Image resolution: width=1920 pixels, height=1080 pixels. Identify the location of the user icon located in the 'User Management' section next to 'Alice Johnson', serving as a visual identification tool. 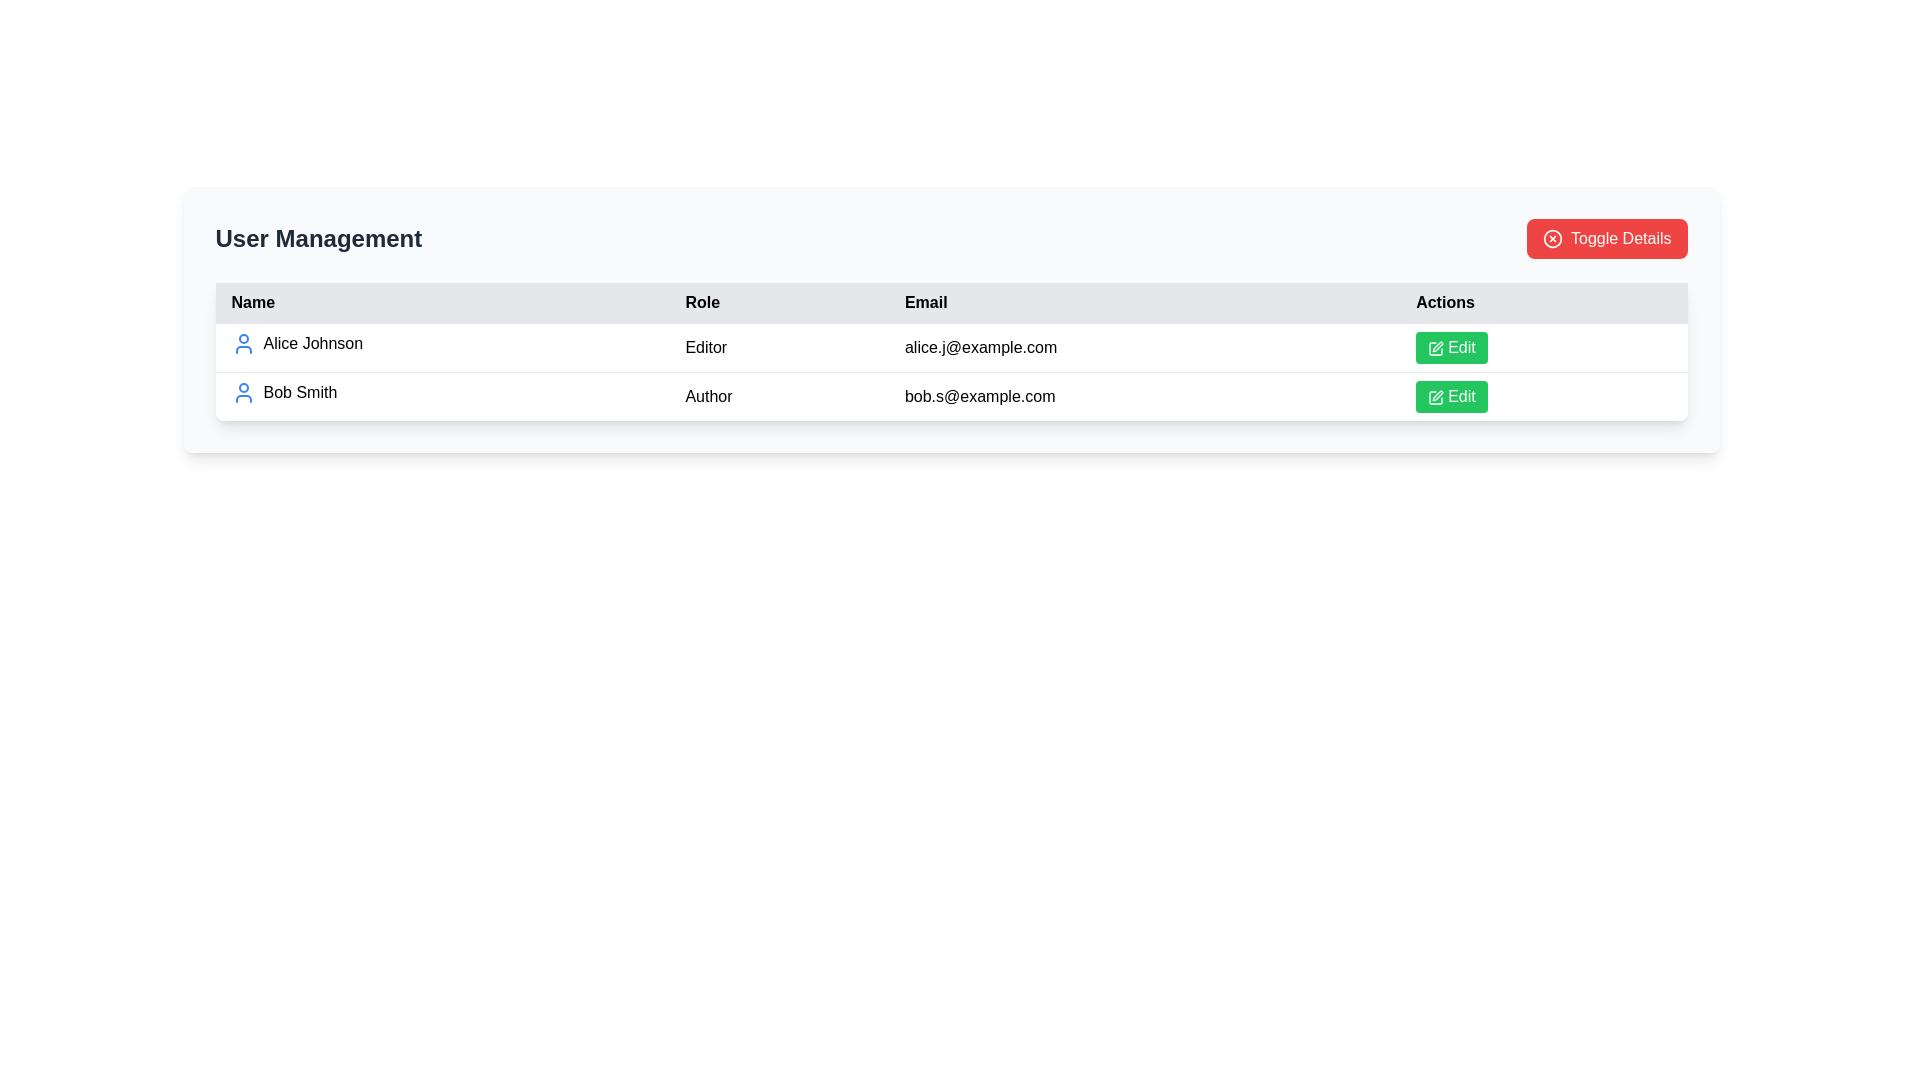
(242, 342).